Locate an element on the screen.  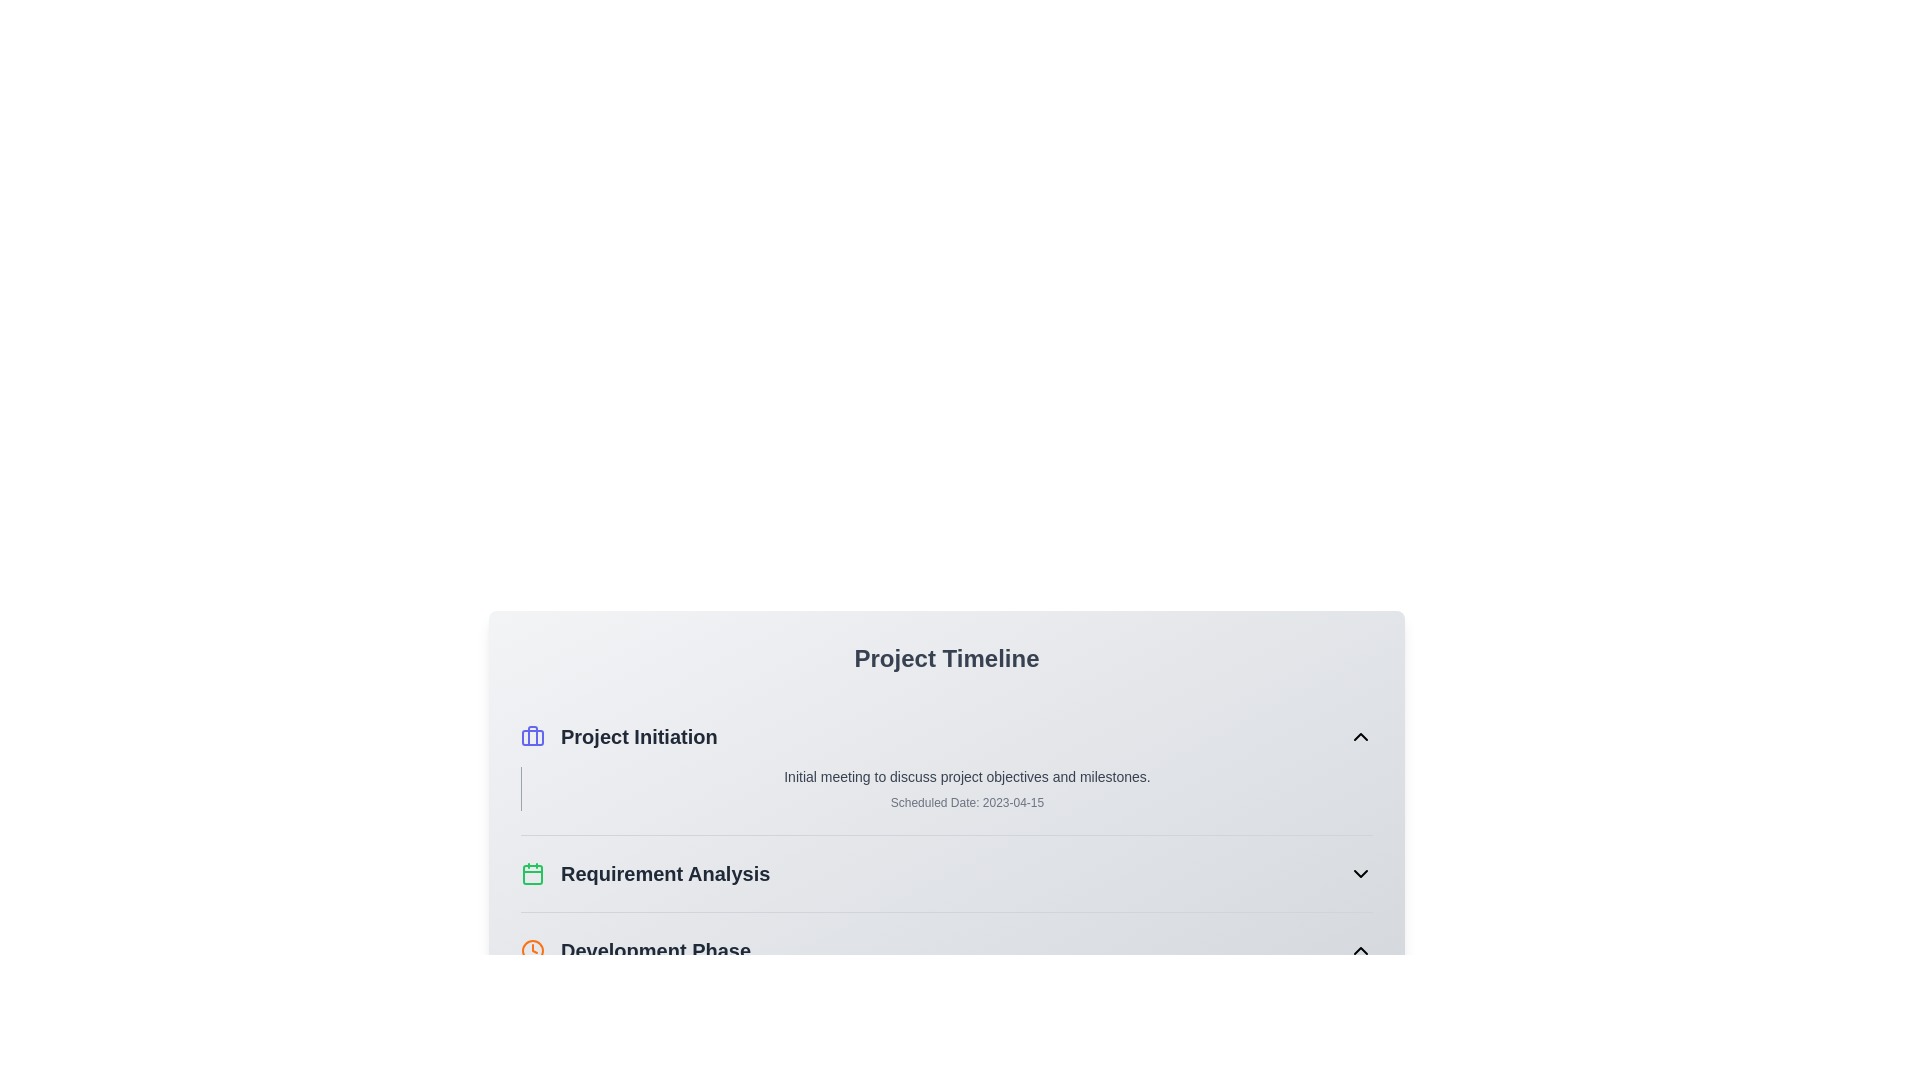
text displayed in the header labeled 'Requirement Analysis' which is styled in bold, semi-large gray font and located under the 'Project Timeline' section is located at coordinates (645, 873).